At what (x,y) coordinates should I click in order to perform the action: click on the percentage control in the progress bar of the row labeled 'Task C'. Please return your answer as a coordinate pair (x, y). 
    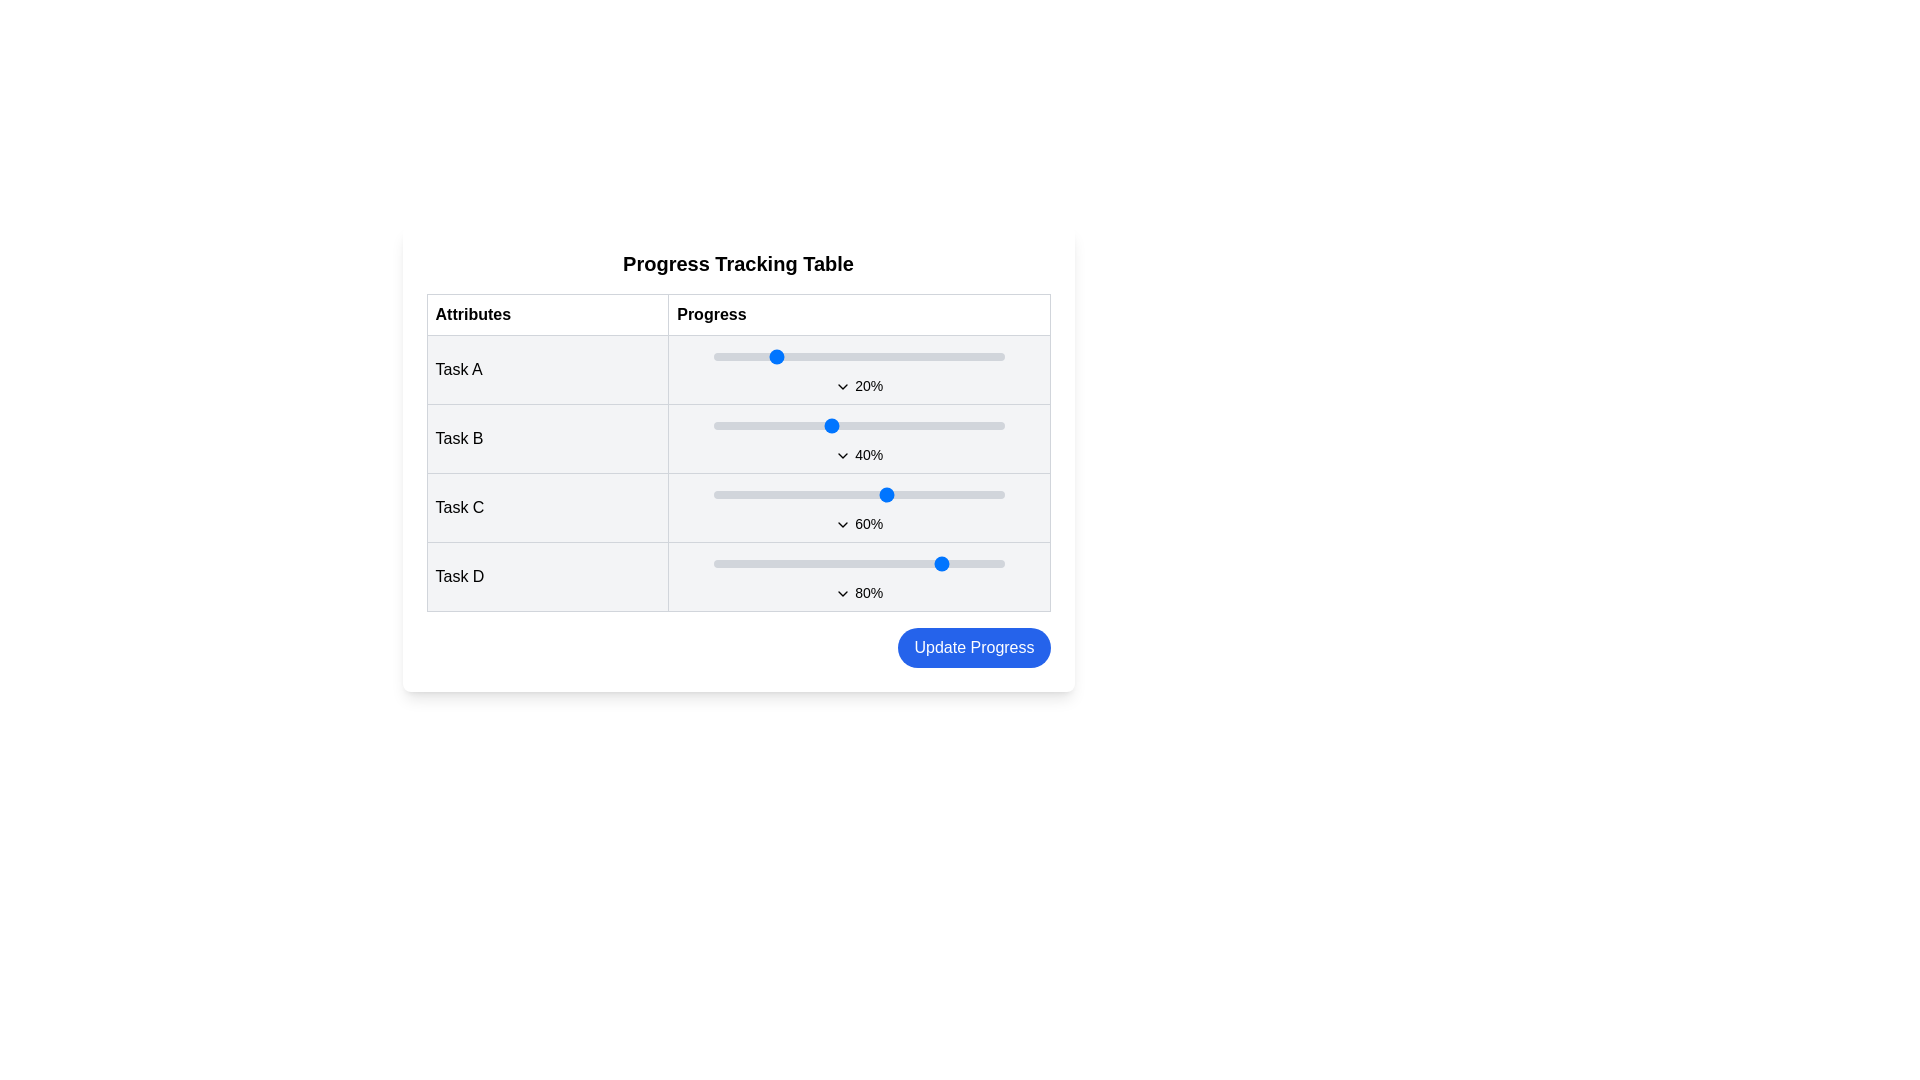
    Looking at the image, I should click on (737, 507).